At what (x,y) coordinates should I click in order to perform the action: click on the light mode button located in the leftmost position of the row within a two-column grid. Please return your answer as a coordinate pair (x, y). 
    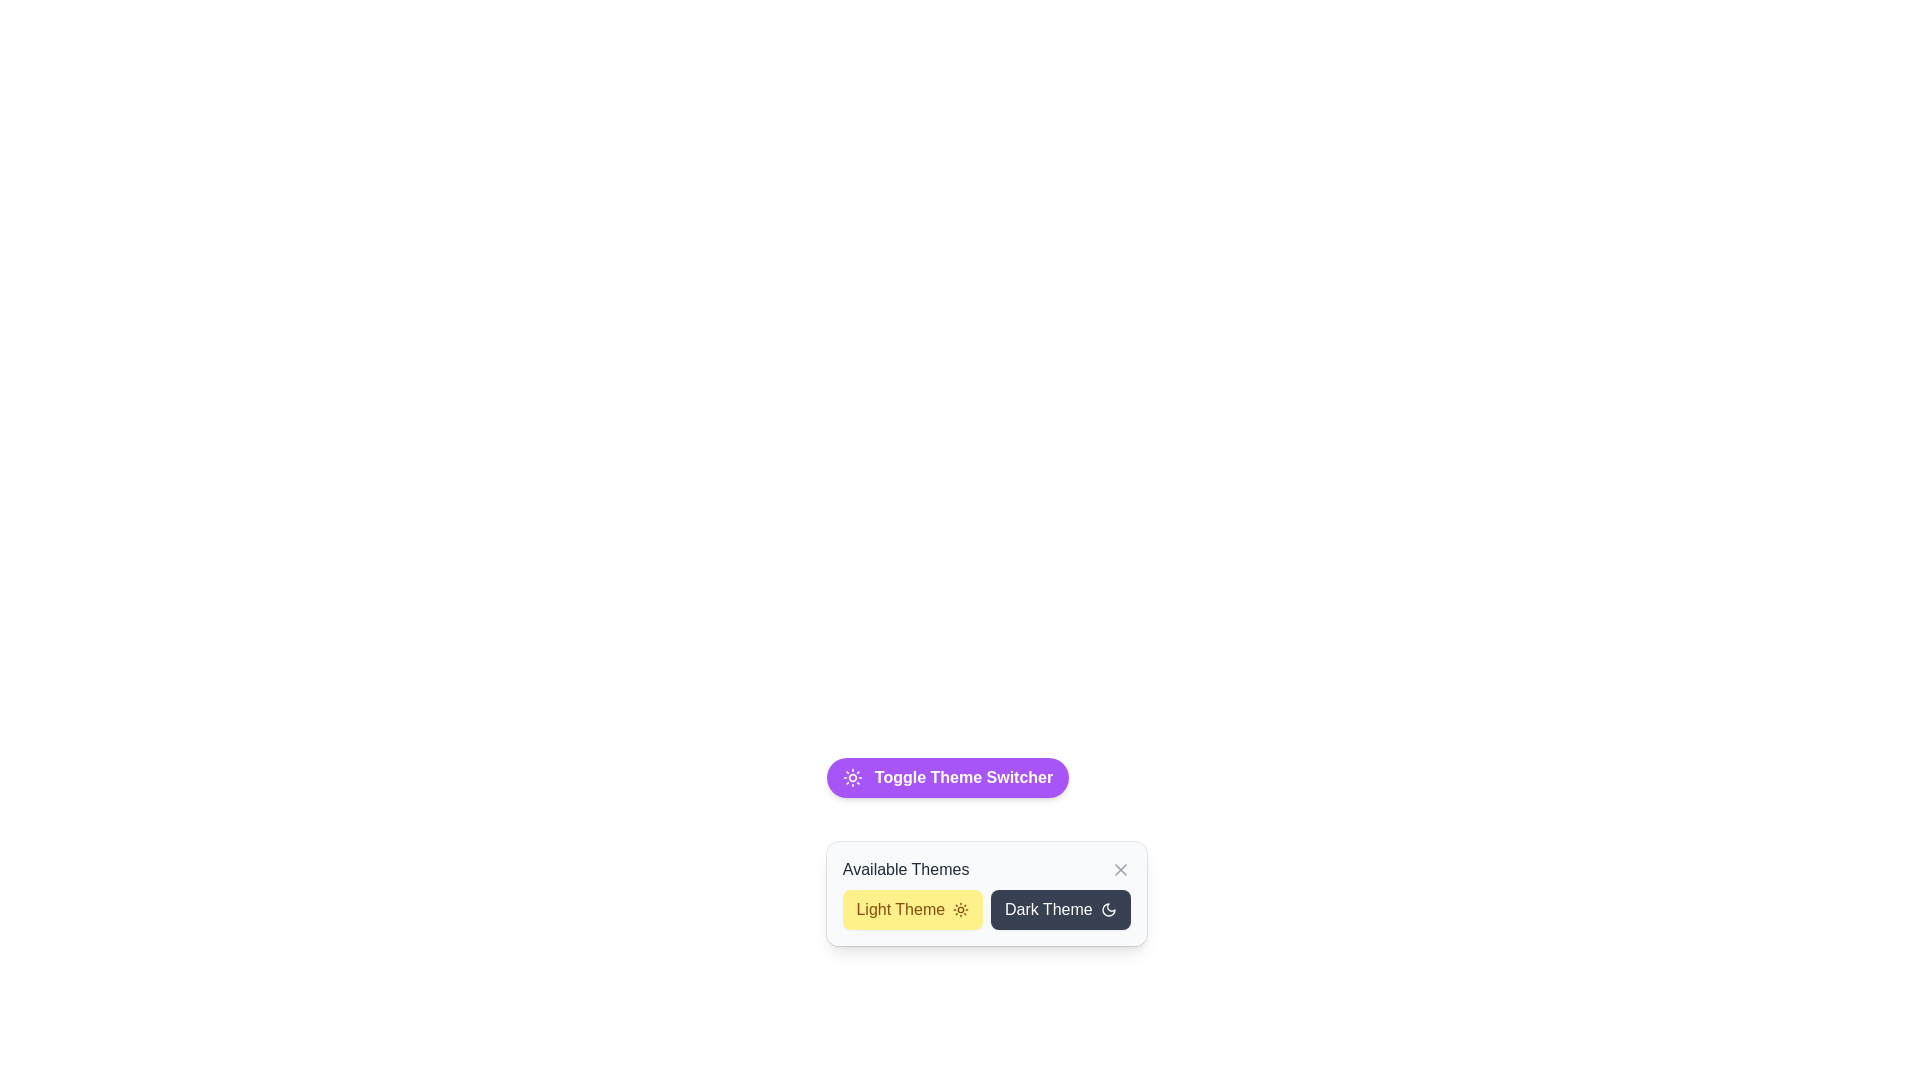
    Looking at the image, I should click on (911, 910).